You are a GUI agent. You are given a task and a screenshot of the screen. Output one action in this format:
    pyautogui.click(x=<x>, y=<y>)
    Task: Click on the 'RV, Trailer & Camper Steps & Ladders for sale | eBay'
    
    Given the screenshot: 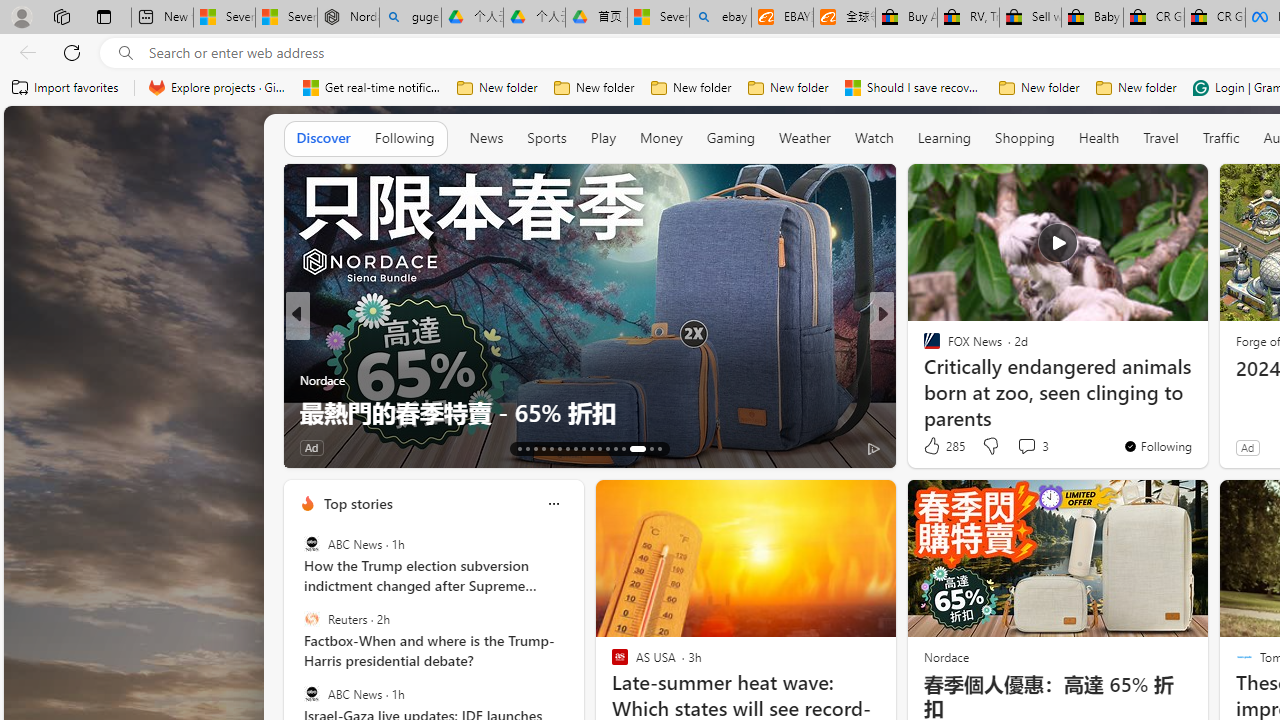 What is the action you would take?
    pyautogui.click(x=968, y=17)
    